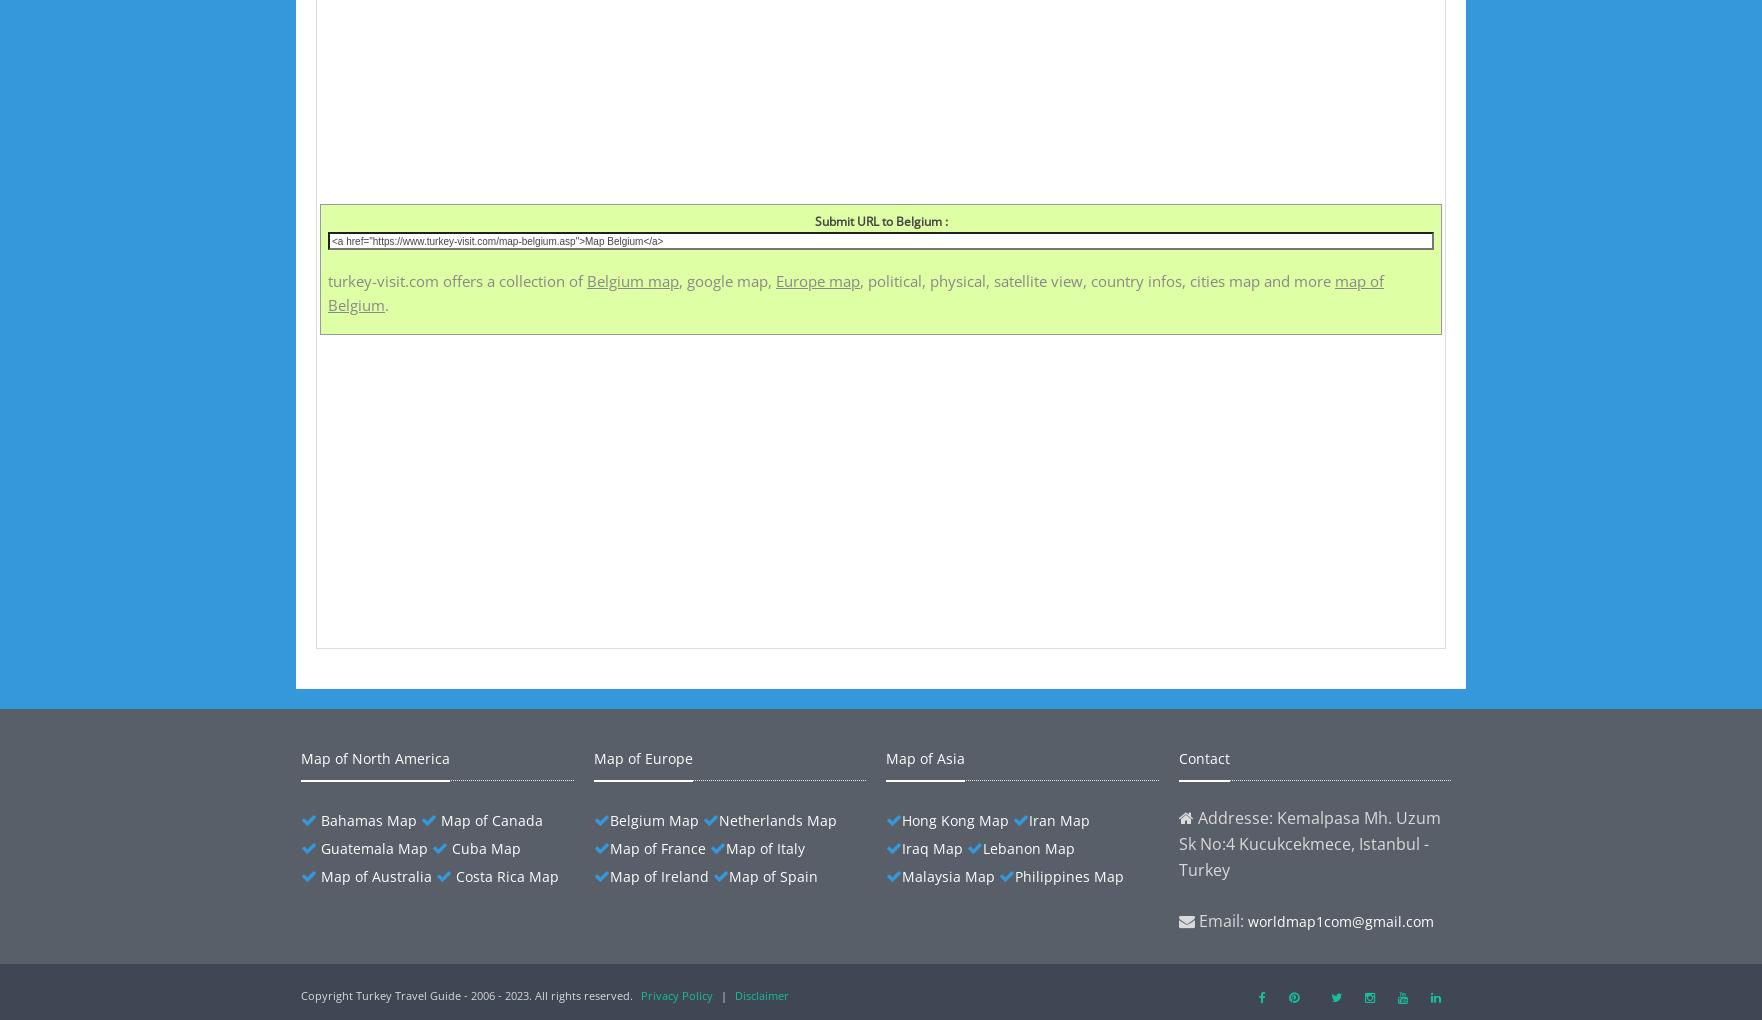 Image resolution: width=1762 pixels, height=1020 pixels. I want to click on 'turkey-visit.com offers a collection of', so click(456, 280).